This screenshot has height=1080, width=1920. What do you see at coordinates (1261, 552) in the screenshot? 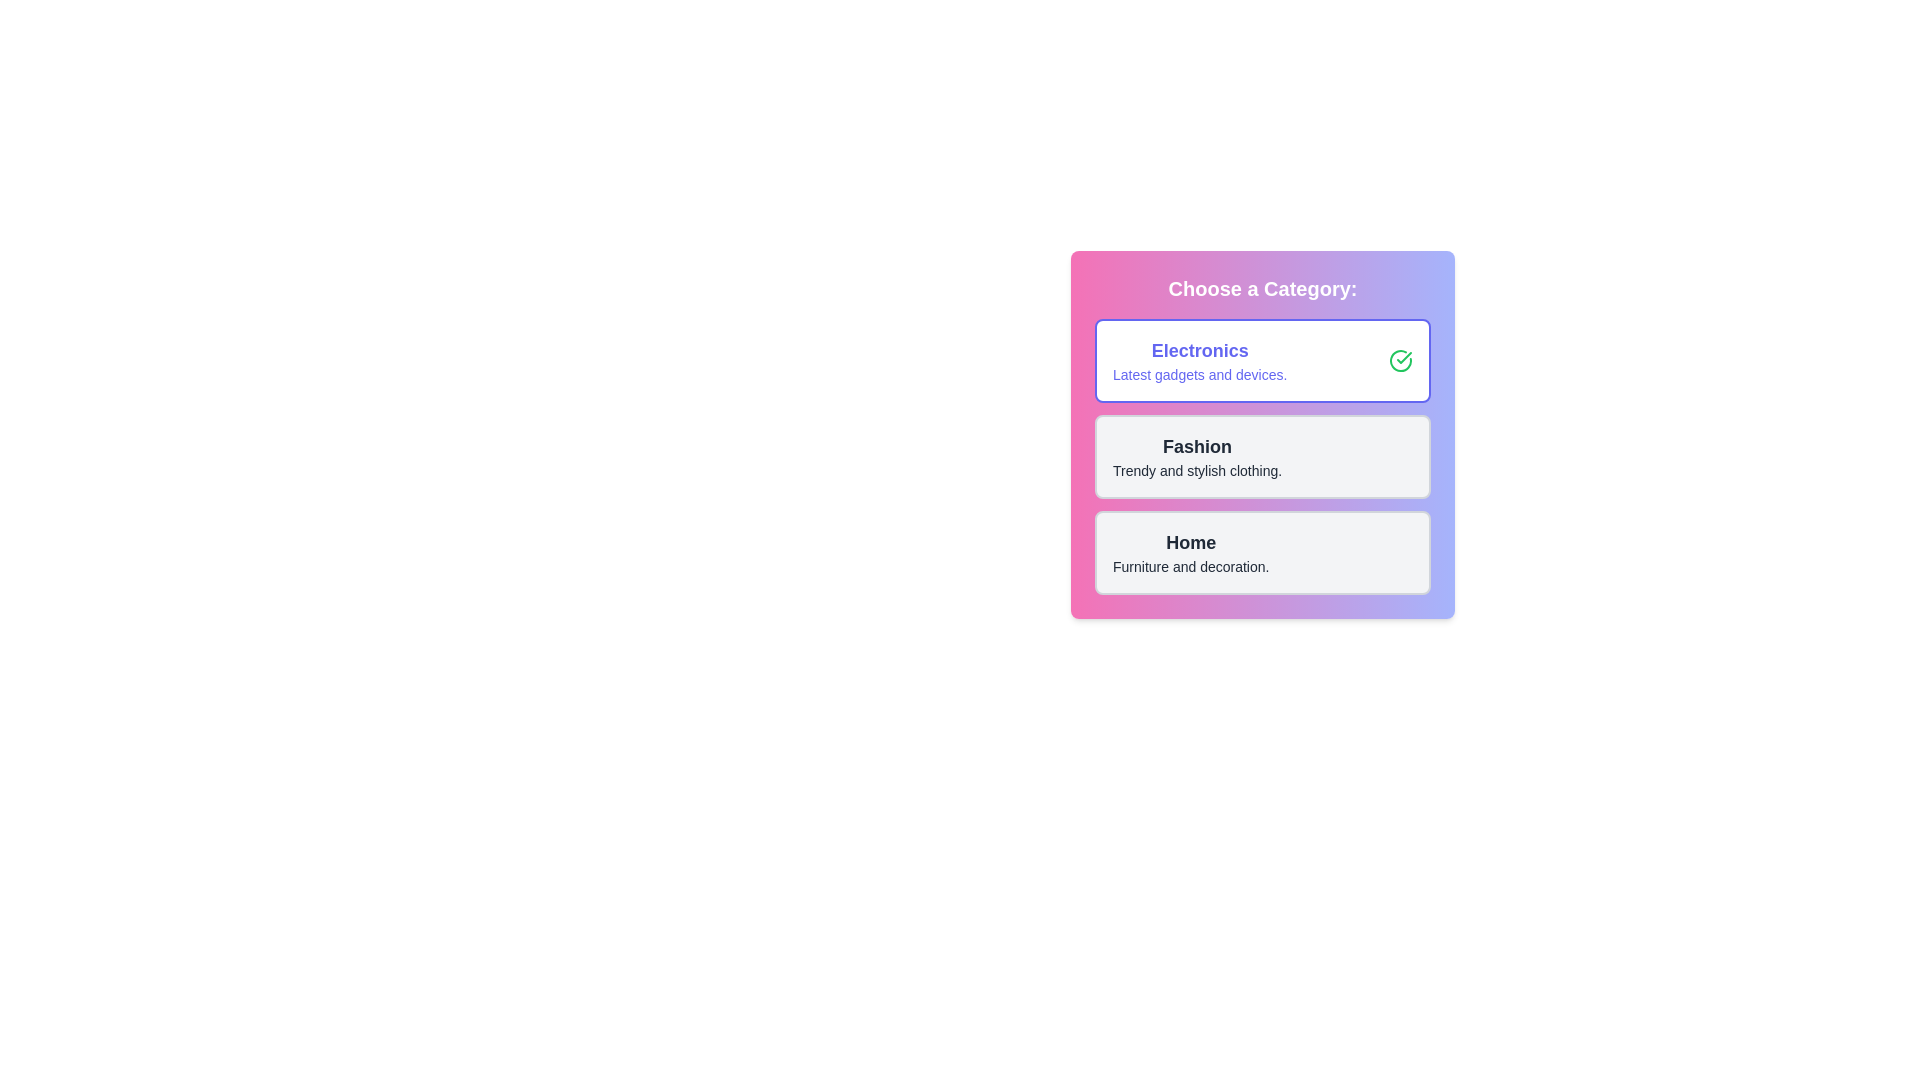
I see `the 'Home' category content box, which is the third item in a vertically stacked list of content boxes` at bounding box center [1261, 552].